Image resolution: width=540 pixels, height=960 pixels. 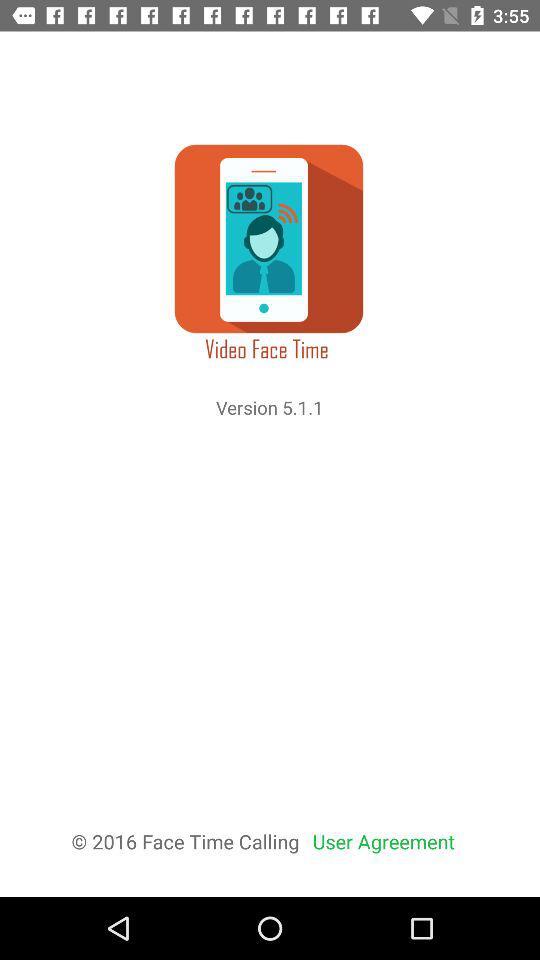 What do you see at coordinates (383, 840) in the screenshot?
I see `item below the version 5 1` at bounding box center [383, 840].